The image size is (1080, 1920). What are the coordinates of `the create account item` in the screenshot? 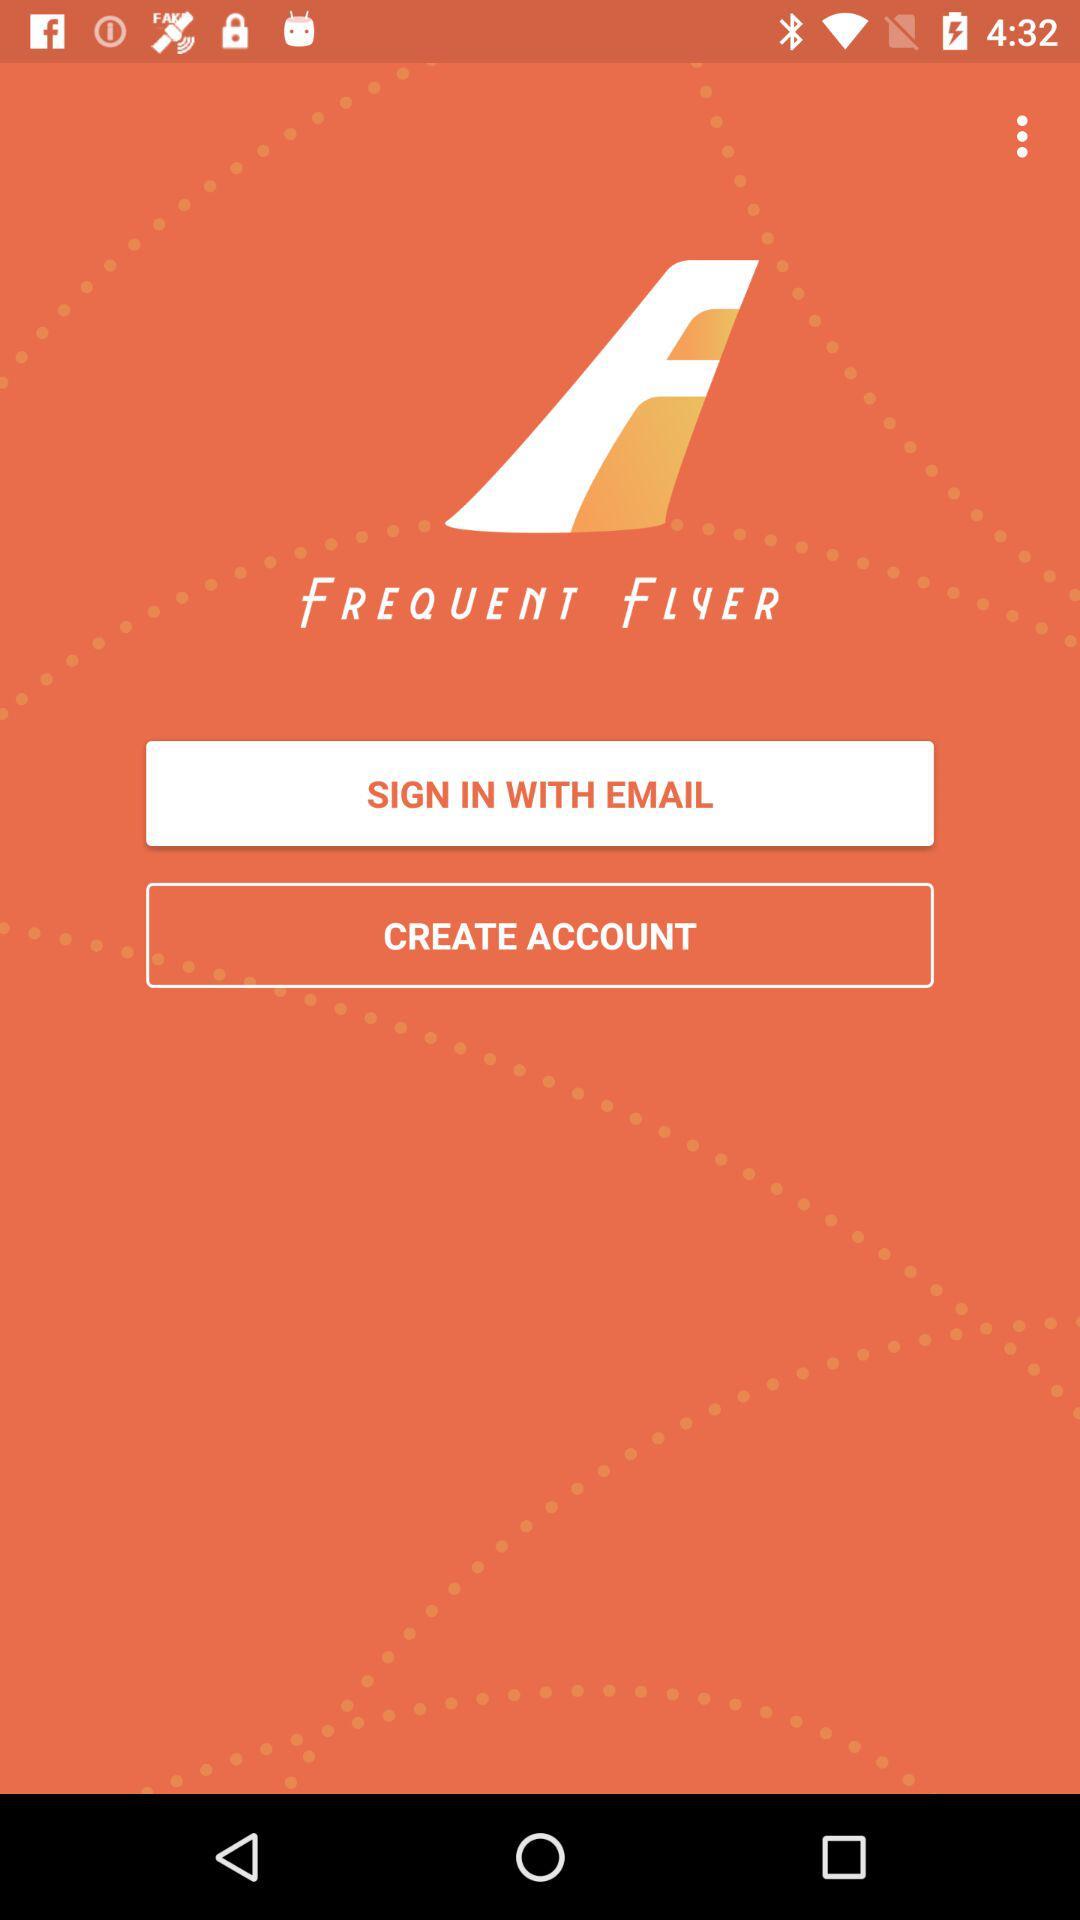 It's located at (540, 934).